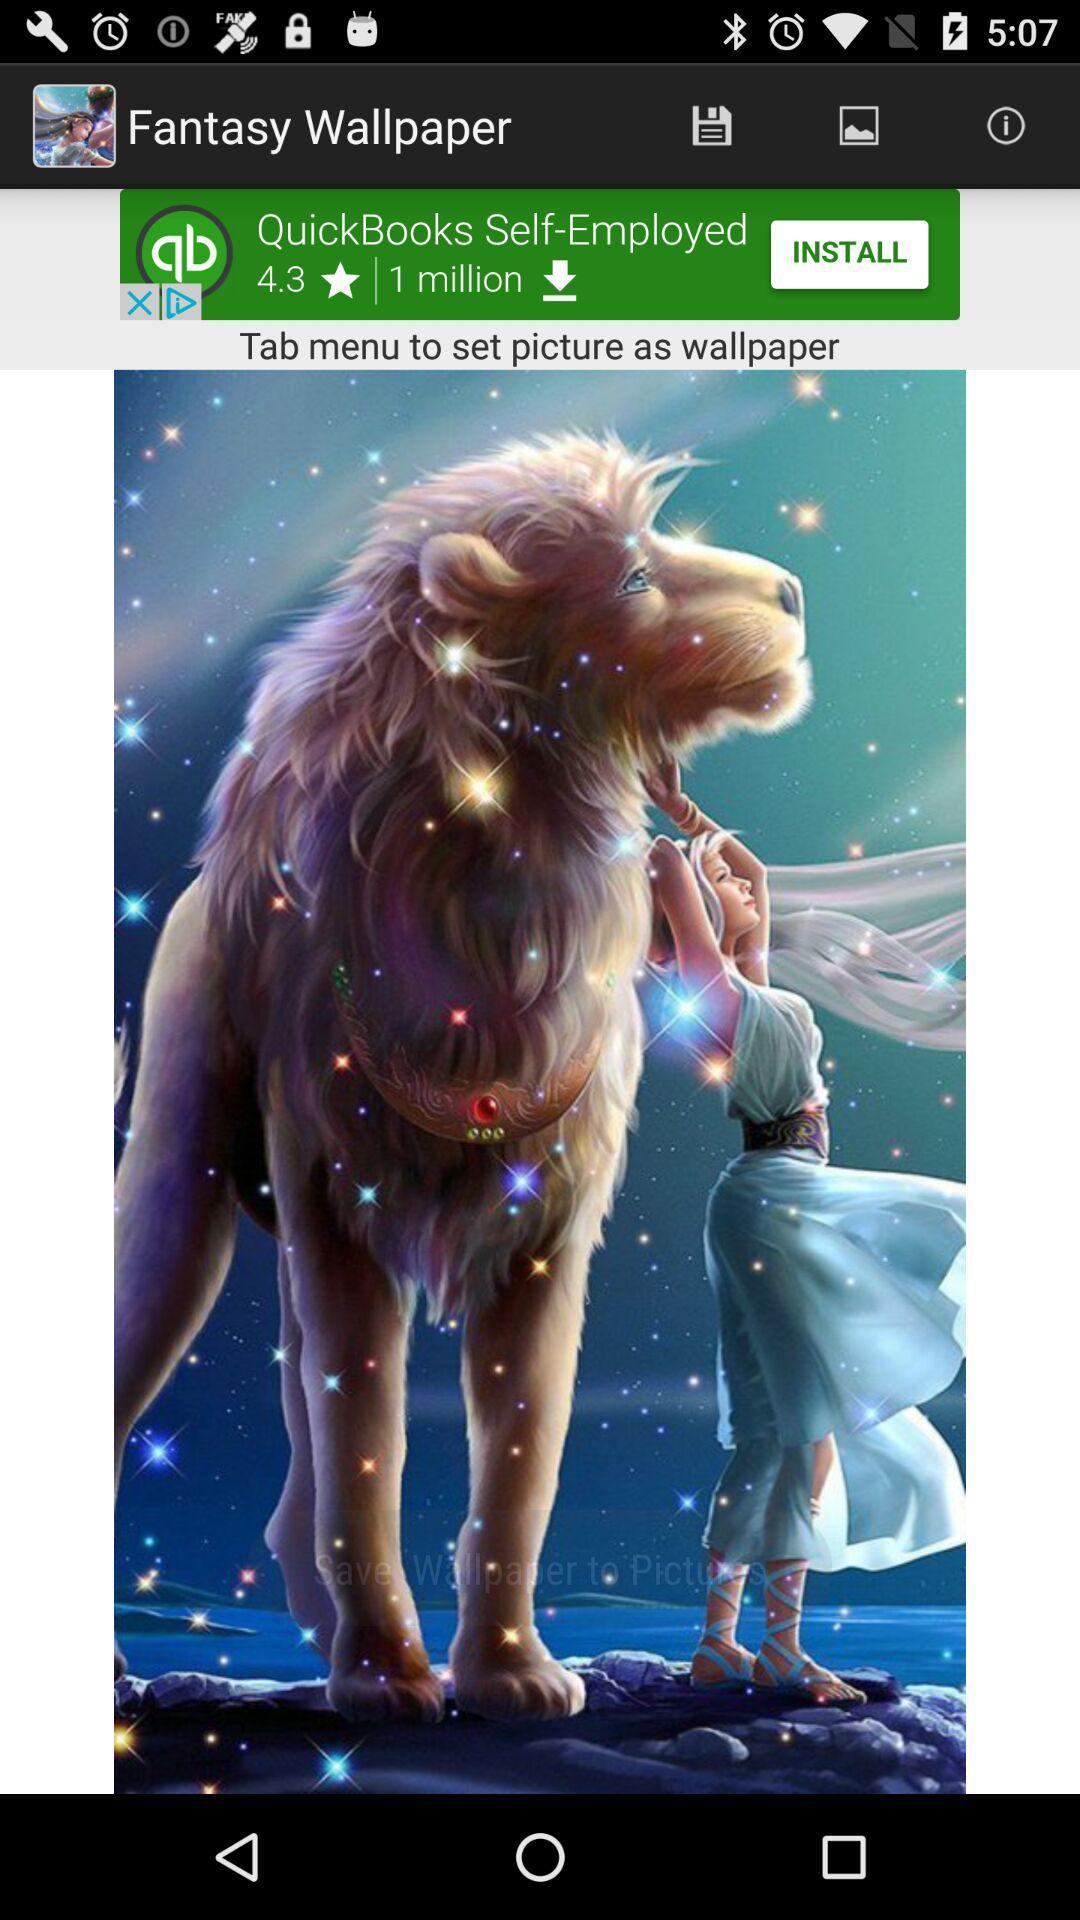  Describe the element at coordinates (540, 253) in the screenshot. I see `advertisement portion` at that location.